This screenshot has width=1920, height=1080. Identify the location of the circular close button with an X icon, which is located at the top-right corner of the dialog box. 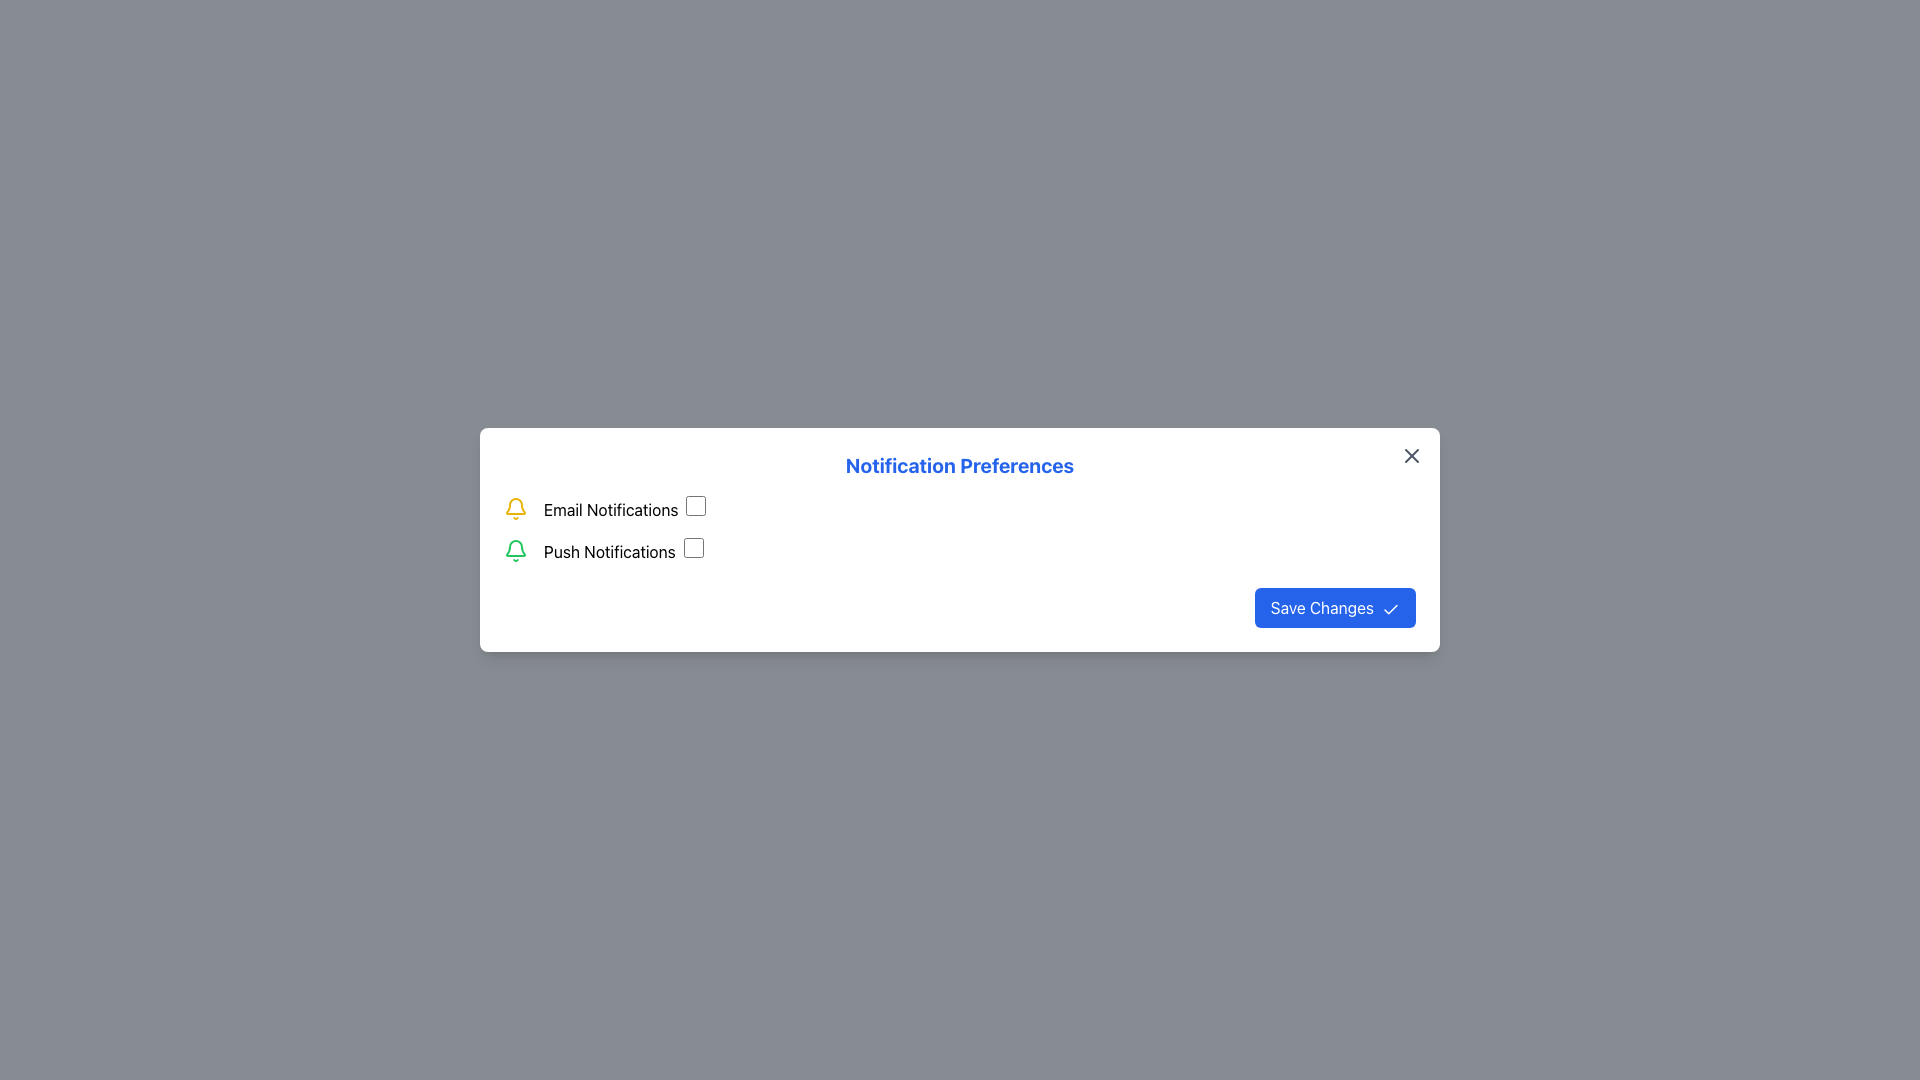
(1410, 455).